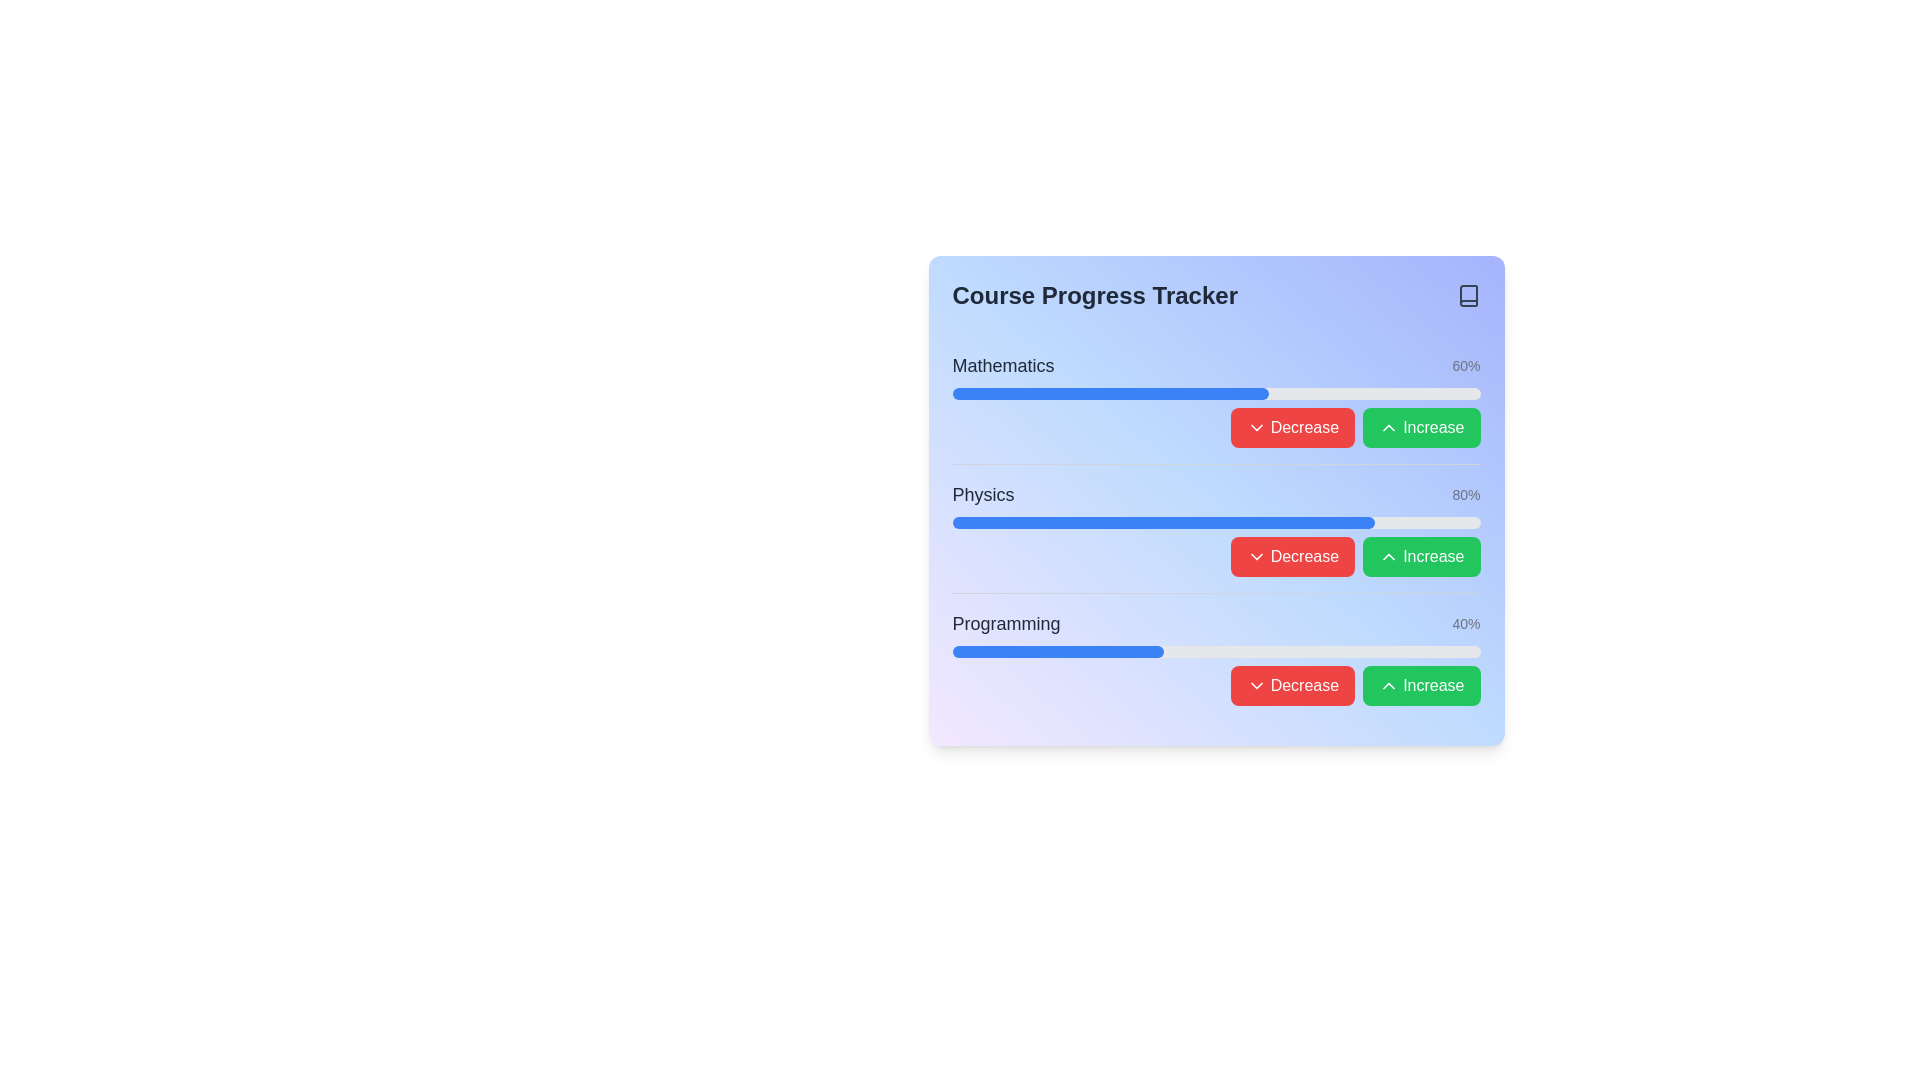 The image size is (1920, 1080). I want to click on the Progress Bar that visually represents the 80% completion of the Physics course, located in the middle section of the course progress card, so click(1215, 522).